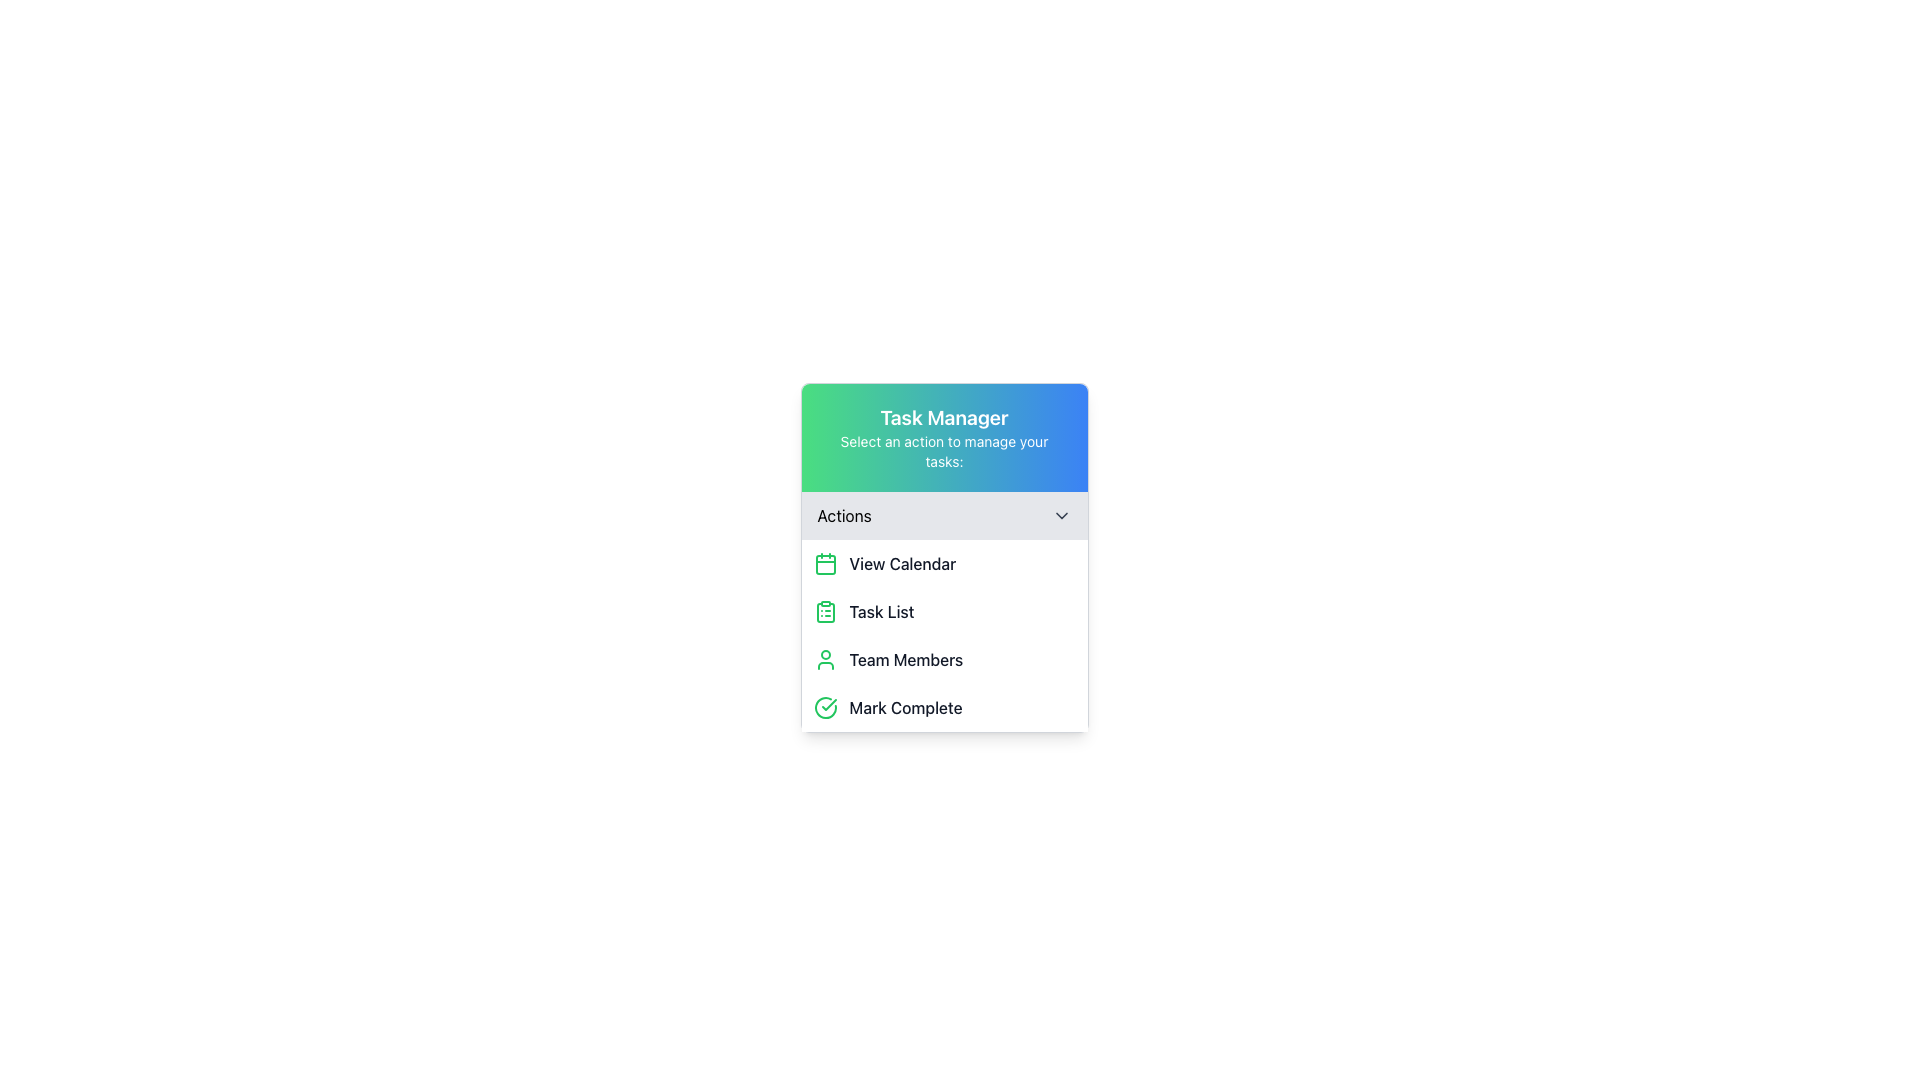 Image resolution: width=1920 pixels, height=1080 pixels. Describe the element at coordinates (825, 659) in the screenshot. I see `the 'Team Members' icon located to the left of the 'Team Members' label in the Team Members section` at that location.